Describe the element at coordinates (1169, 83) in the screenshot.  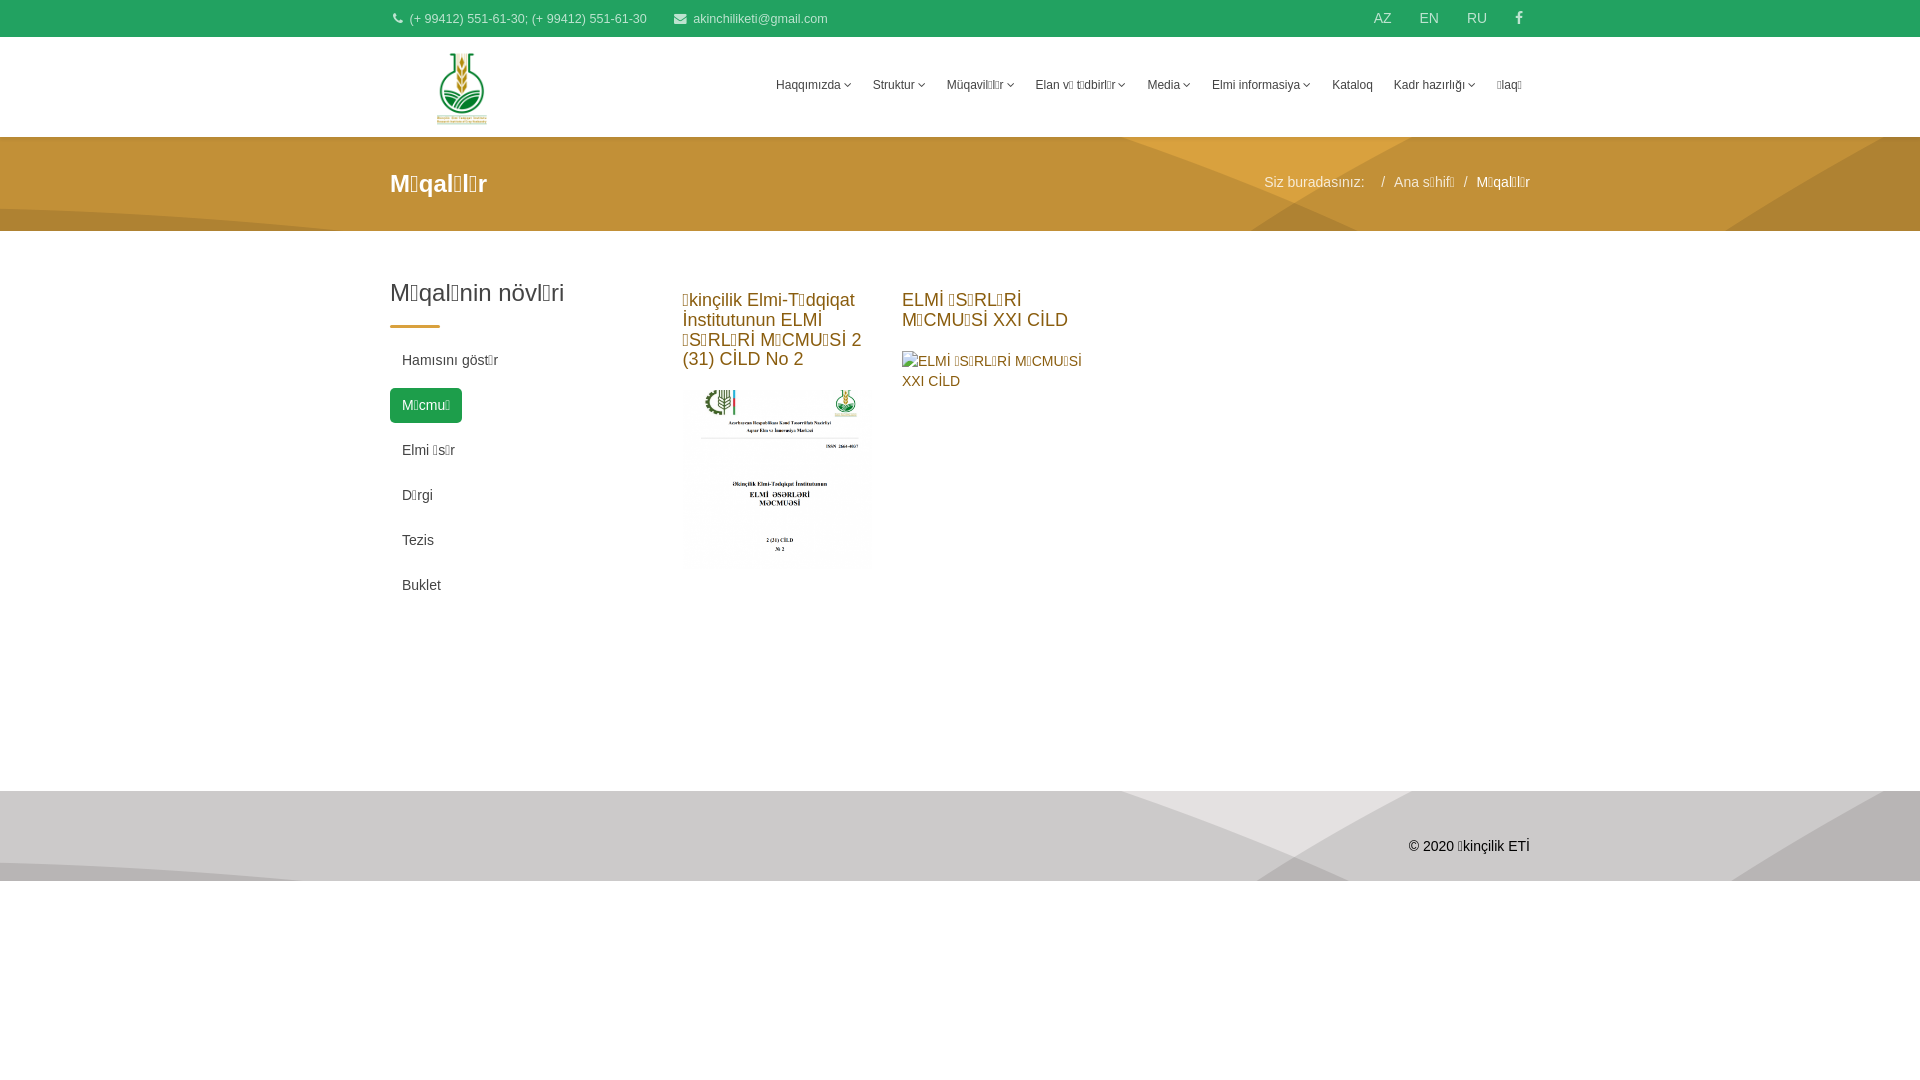
I see `'Media'` at that location.